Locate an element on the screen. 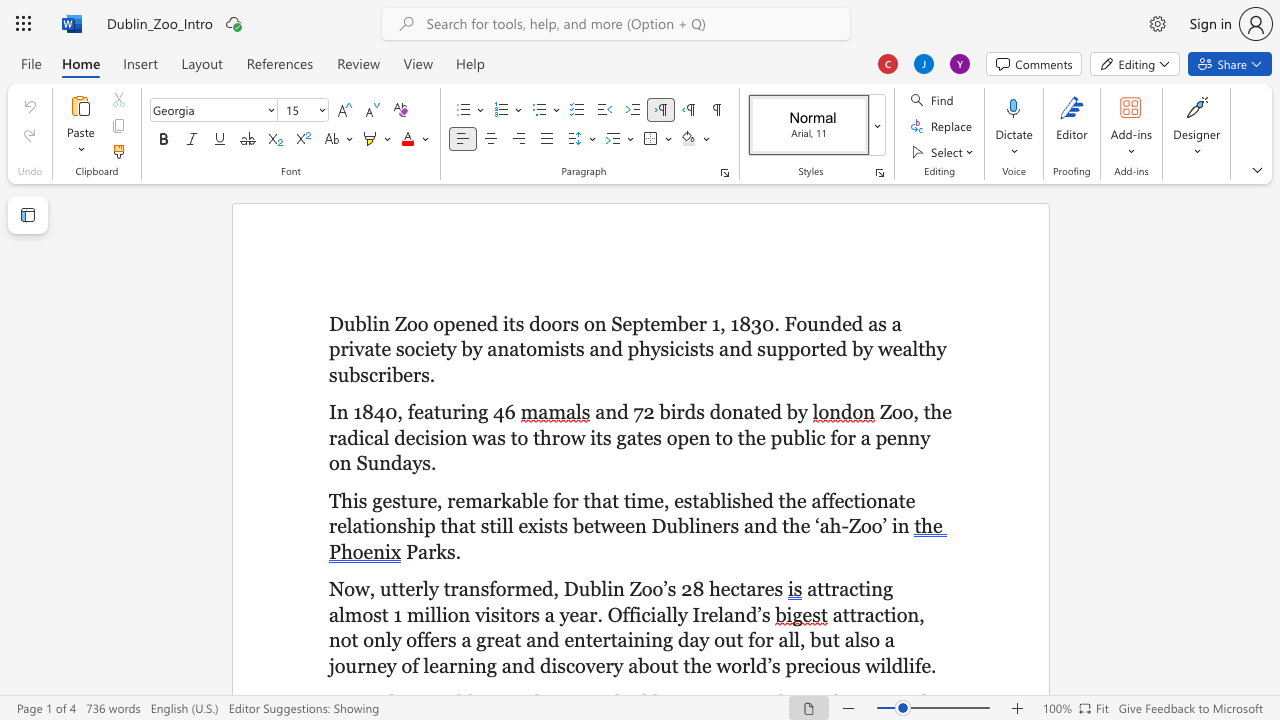 The height and width of the screenshot is (720, 1280). the 9th character "t" in the text is located at coordinates (920, 348).